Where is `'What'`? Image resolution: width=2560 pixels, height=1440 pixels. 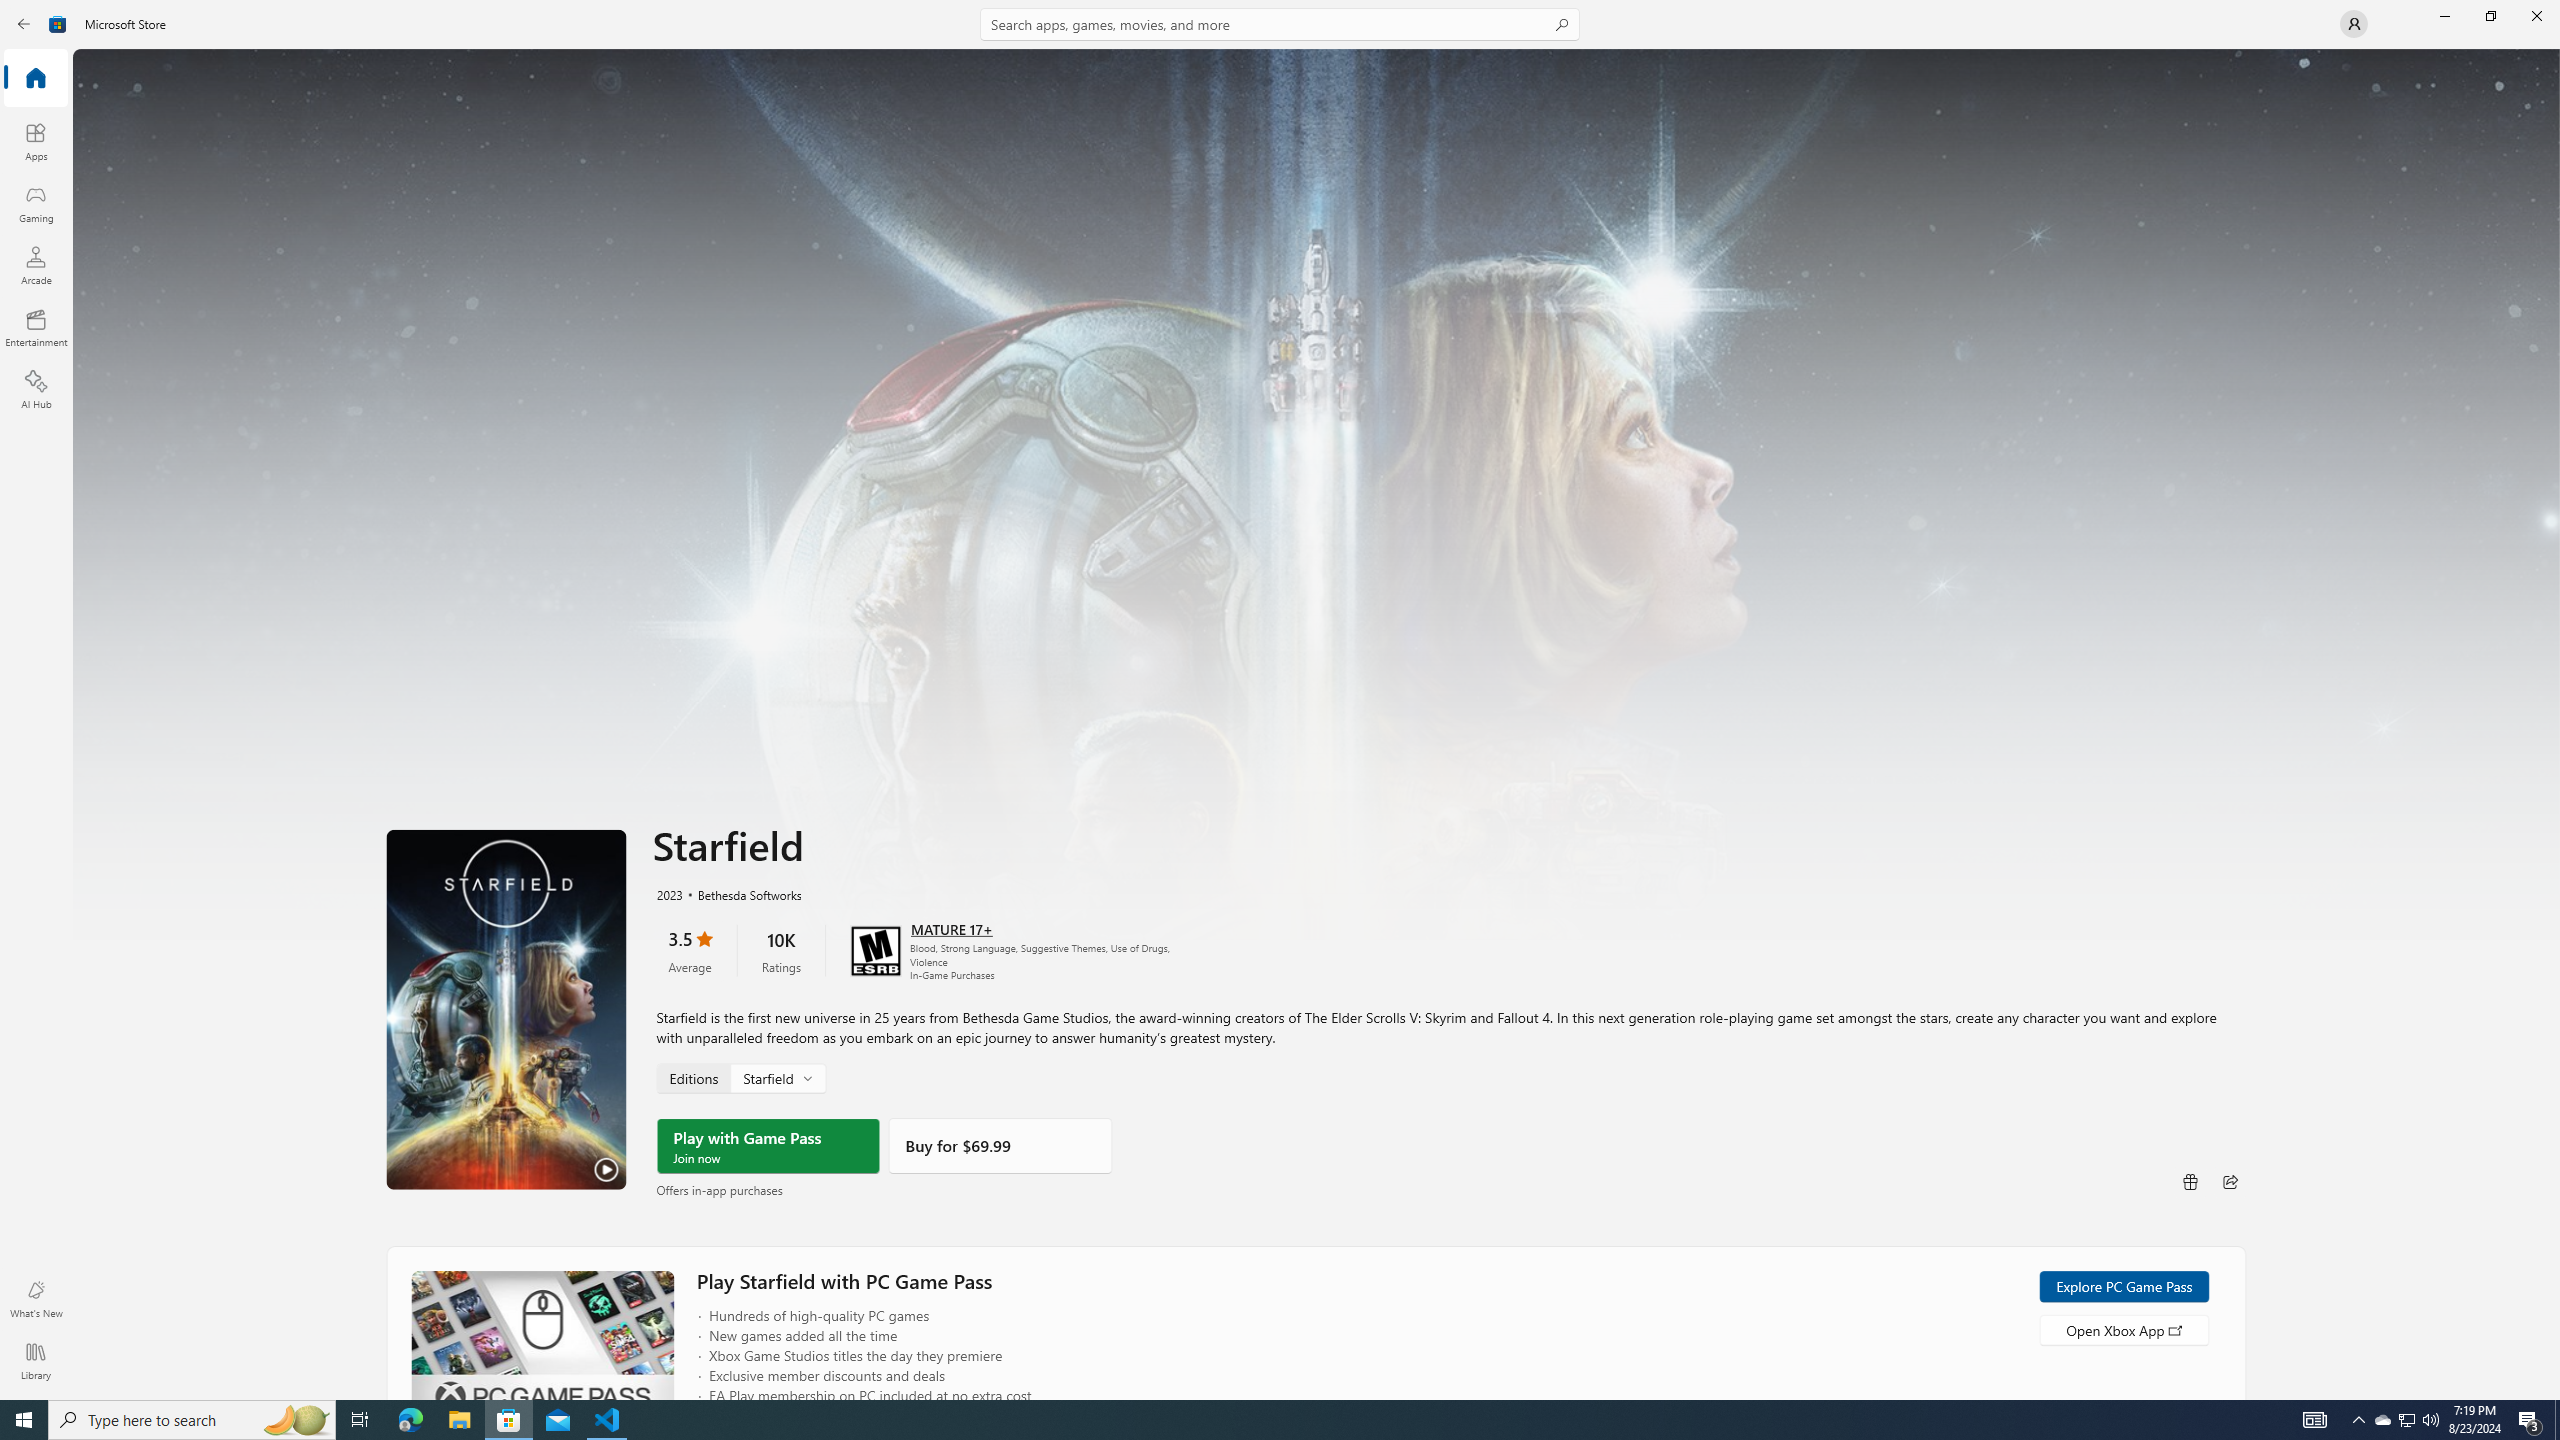 'What' is located at coordinates (34, 1298).